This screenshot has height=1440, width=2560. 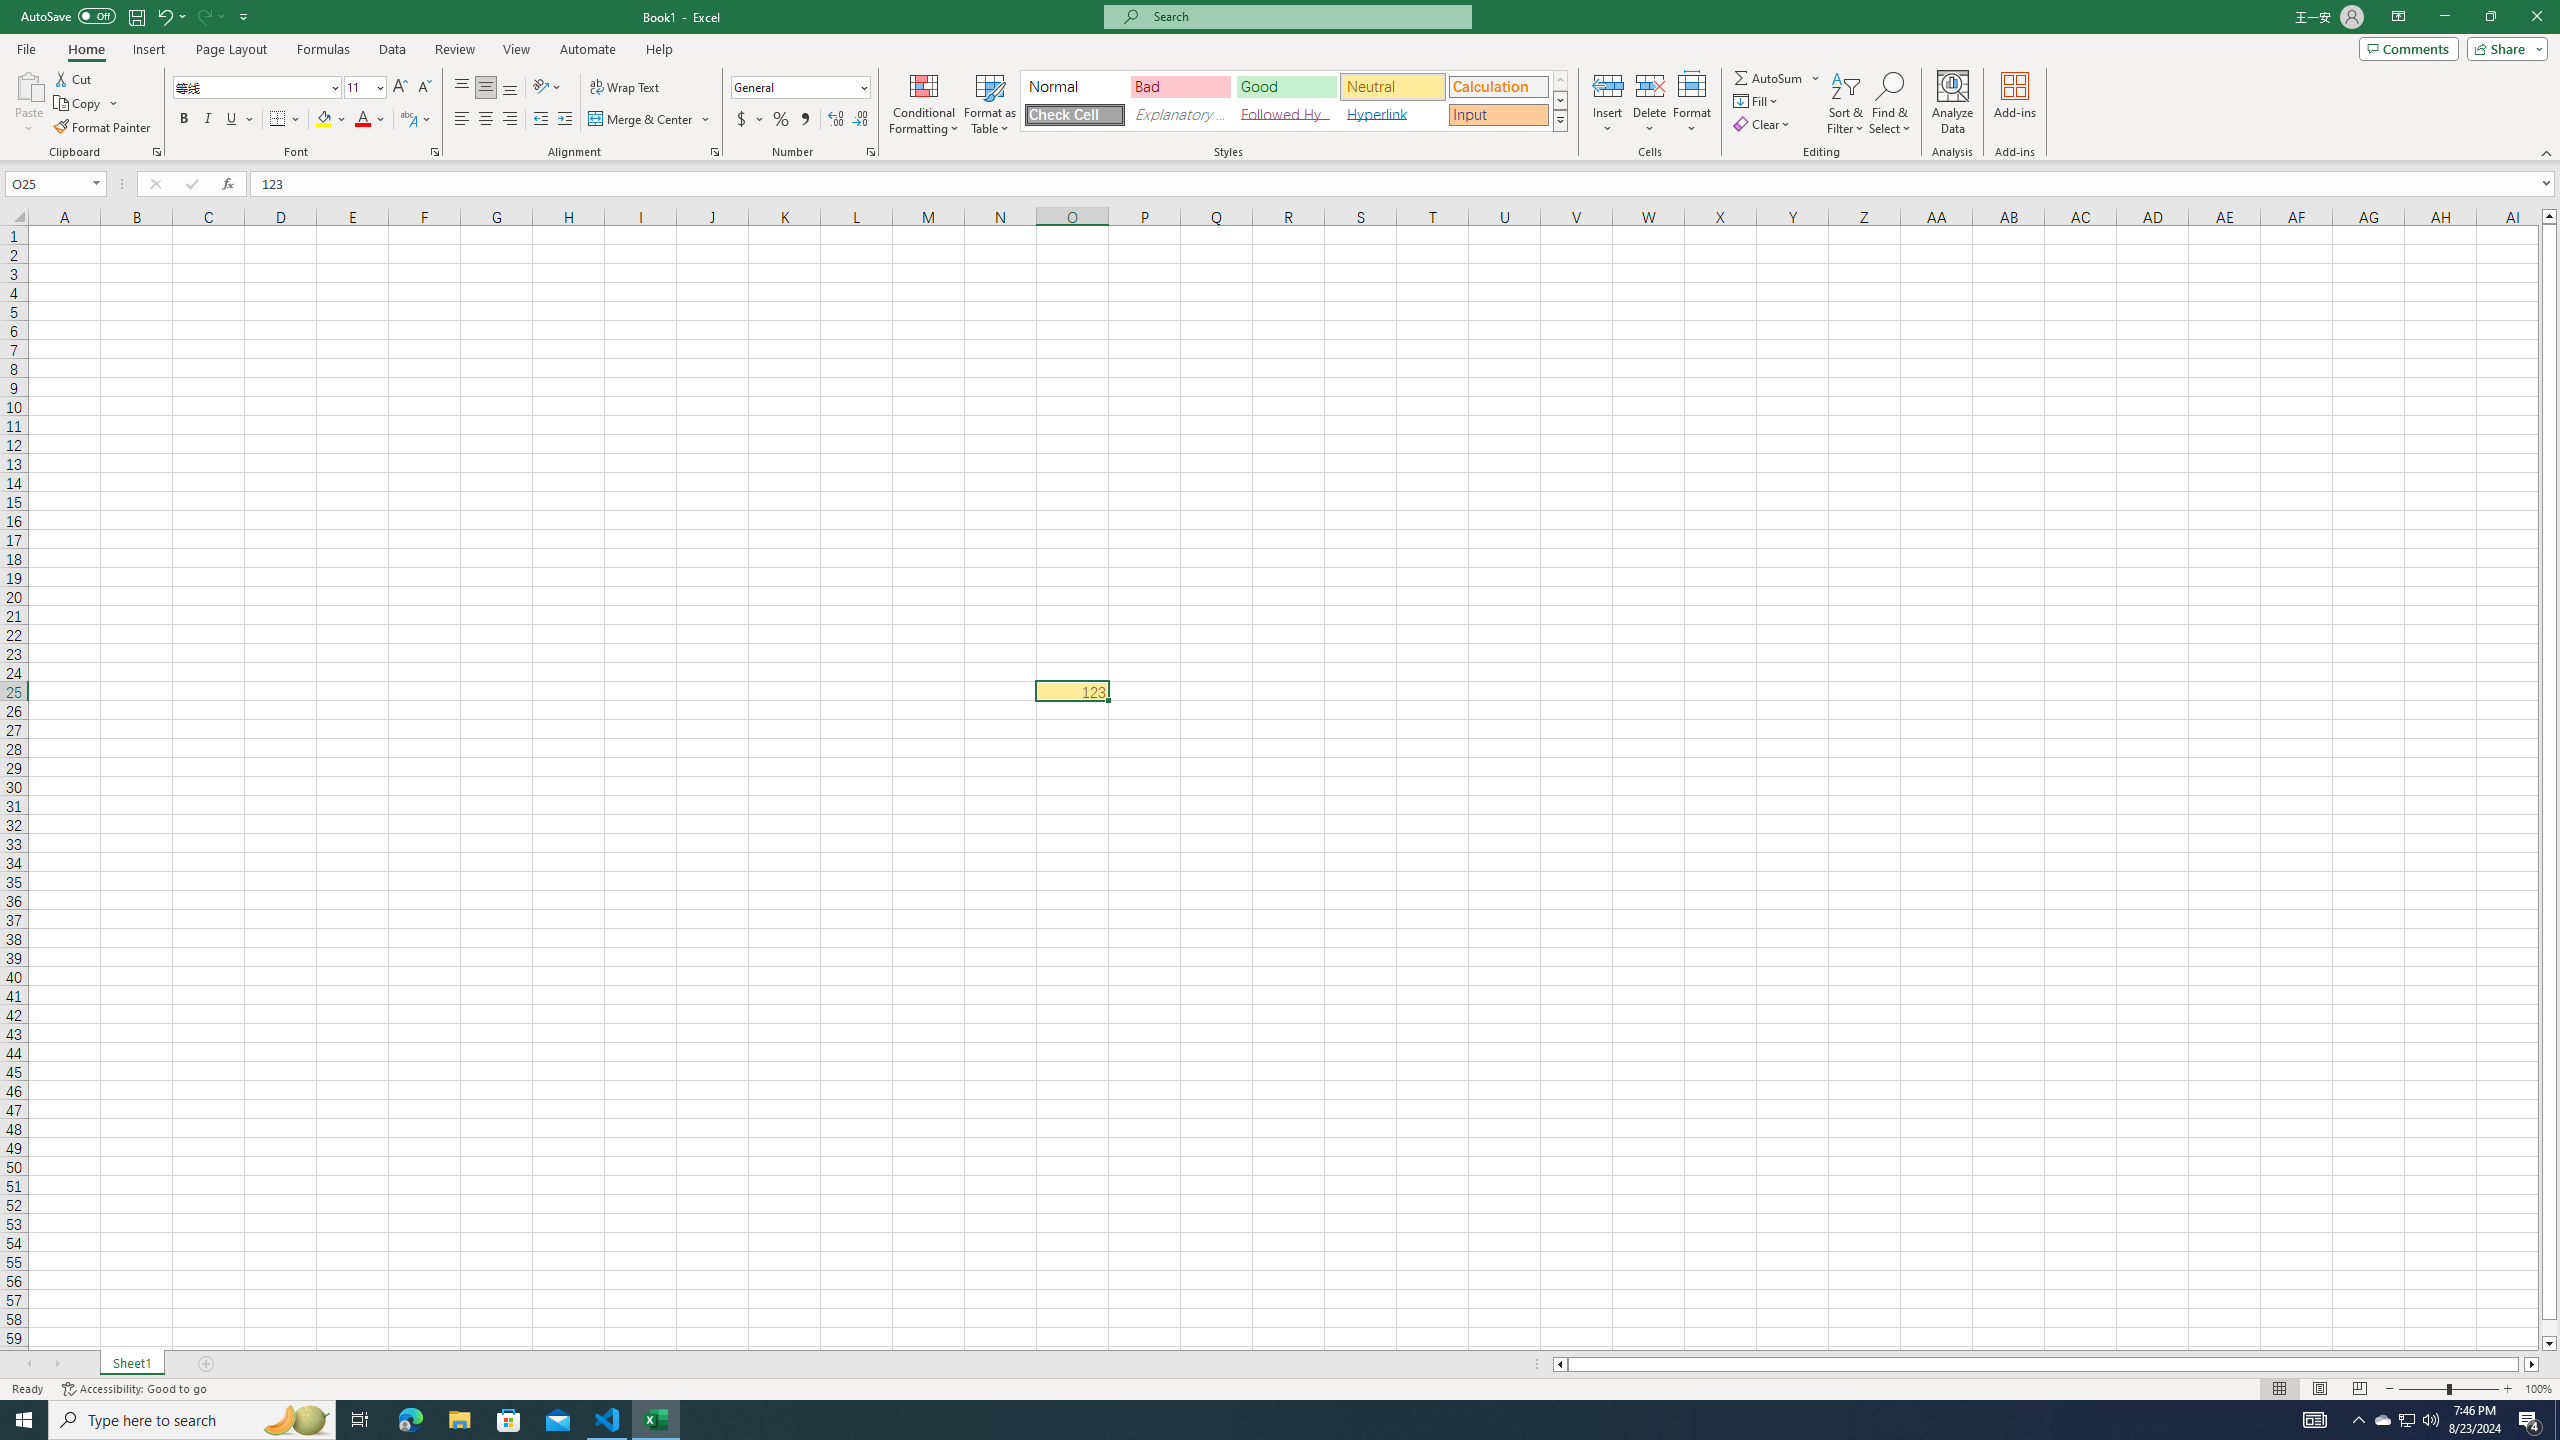 I want to click on 'Analyze Data', so click(x=1952, y=103).